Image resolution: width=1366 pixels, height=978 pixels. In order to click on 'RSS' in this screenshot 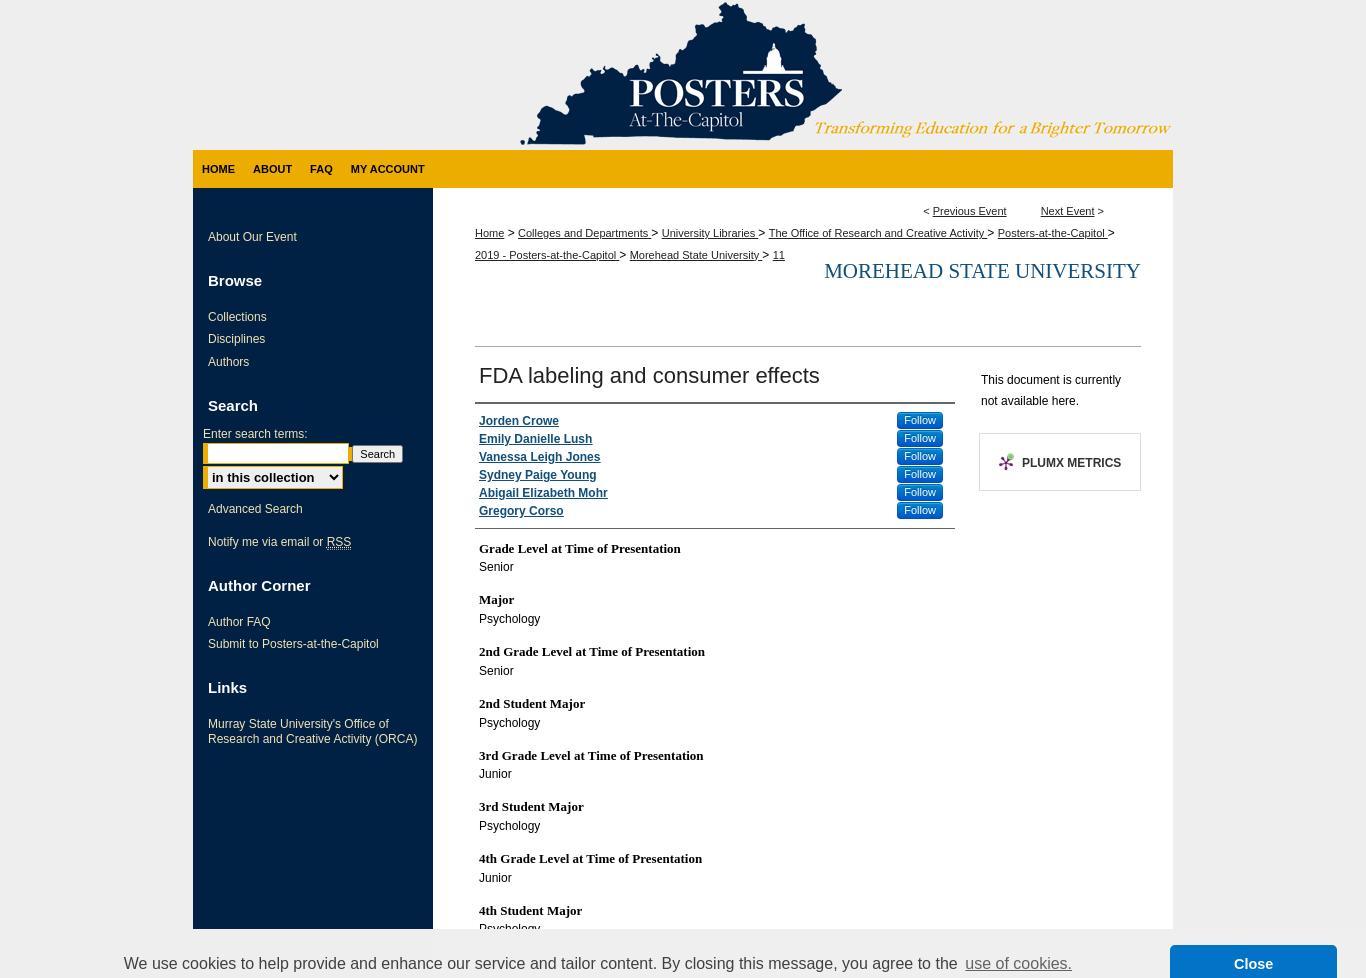, I will do `click(338, 542)`.